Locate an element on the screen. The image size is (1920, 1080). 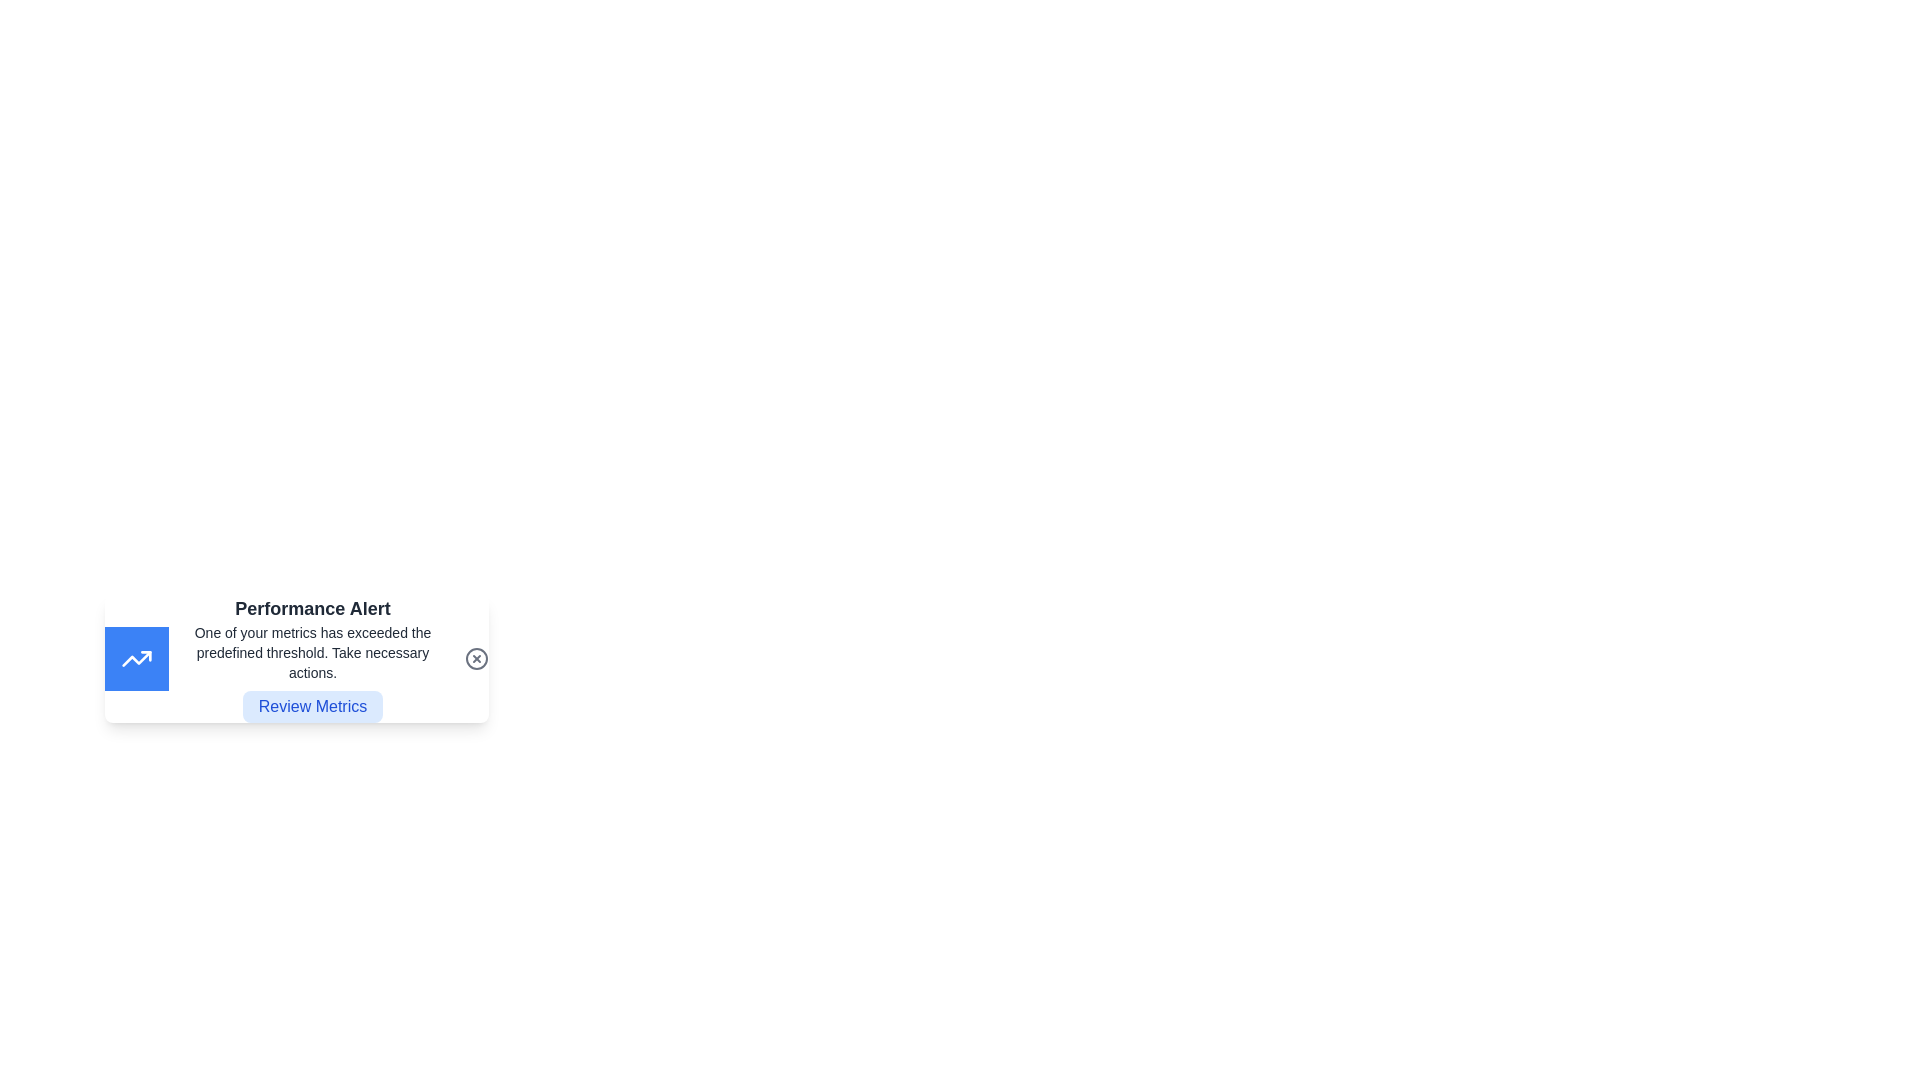
the close button to dismiss the alert is located at coordinates (475, 659).